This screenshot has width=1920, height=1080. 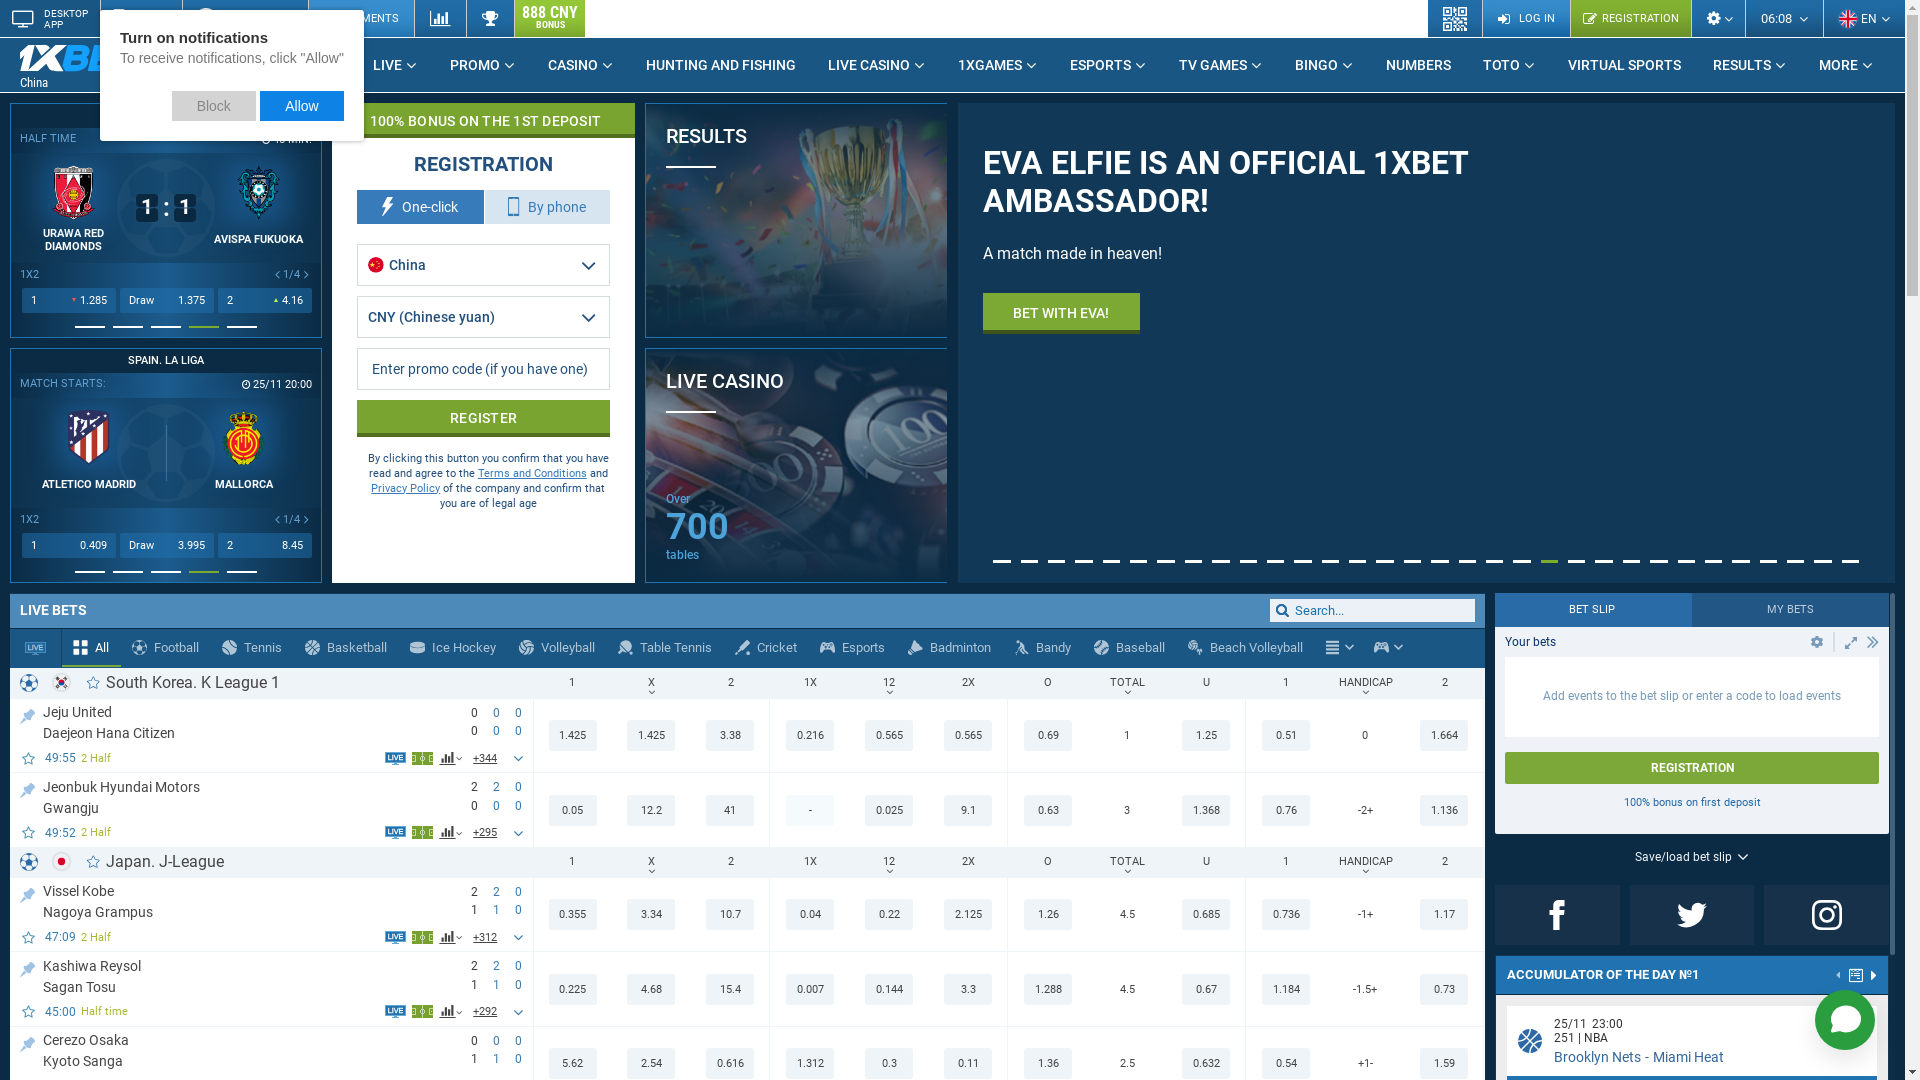 I want to click on 'All', so click(x=90, y=648).